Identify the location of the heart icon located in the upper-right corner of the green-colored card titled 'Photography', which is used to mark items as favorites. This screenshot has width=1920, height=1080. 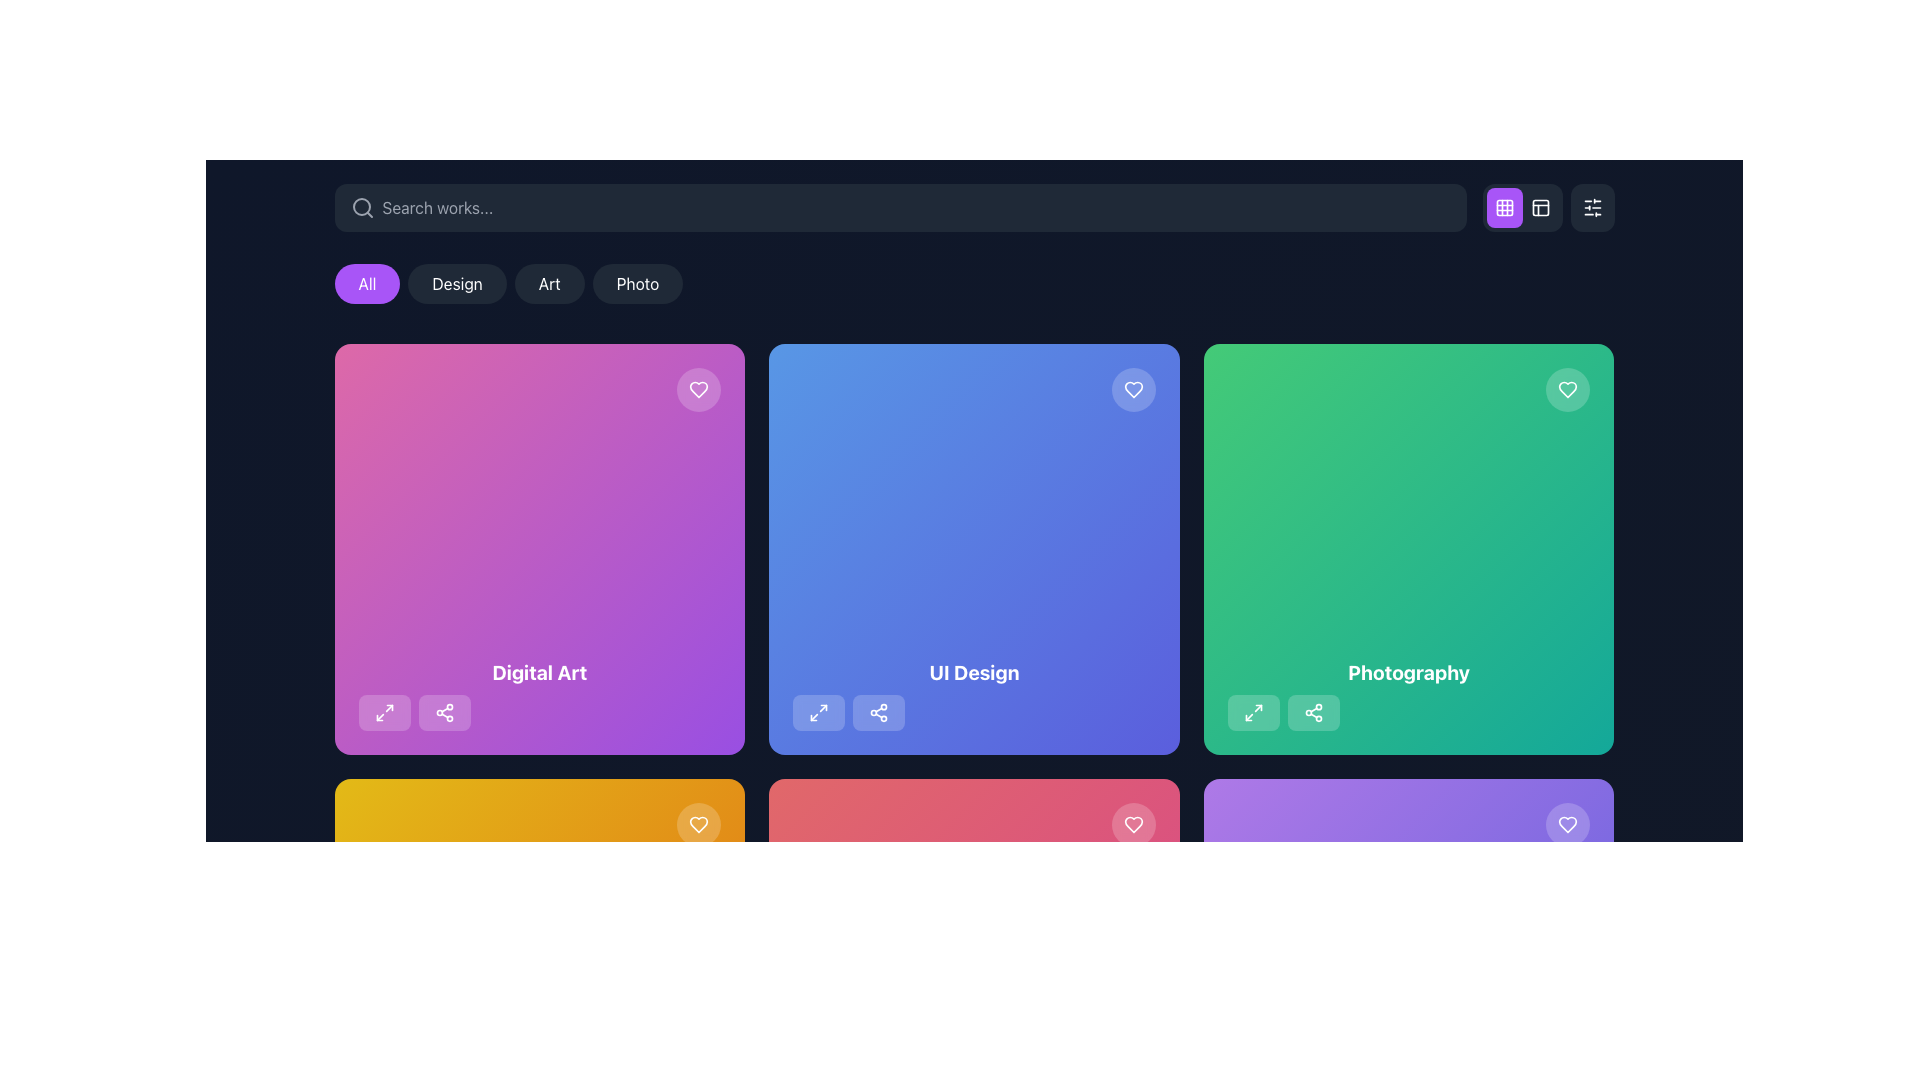
(1567, 389).